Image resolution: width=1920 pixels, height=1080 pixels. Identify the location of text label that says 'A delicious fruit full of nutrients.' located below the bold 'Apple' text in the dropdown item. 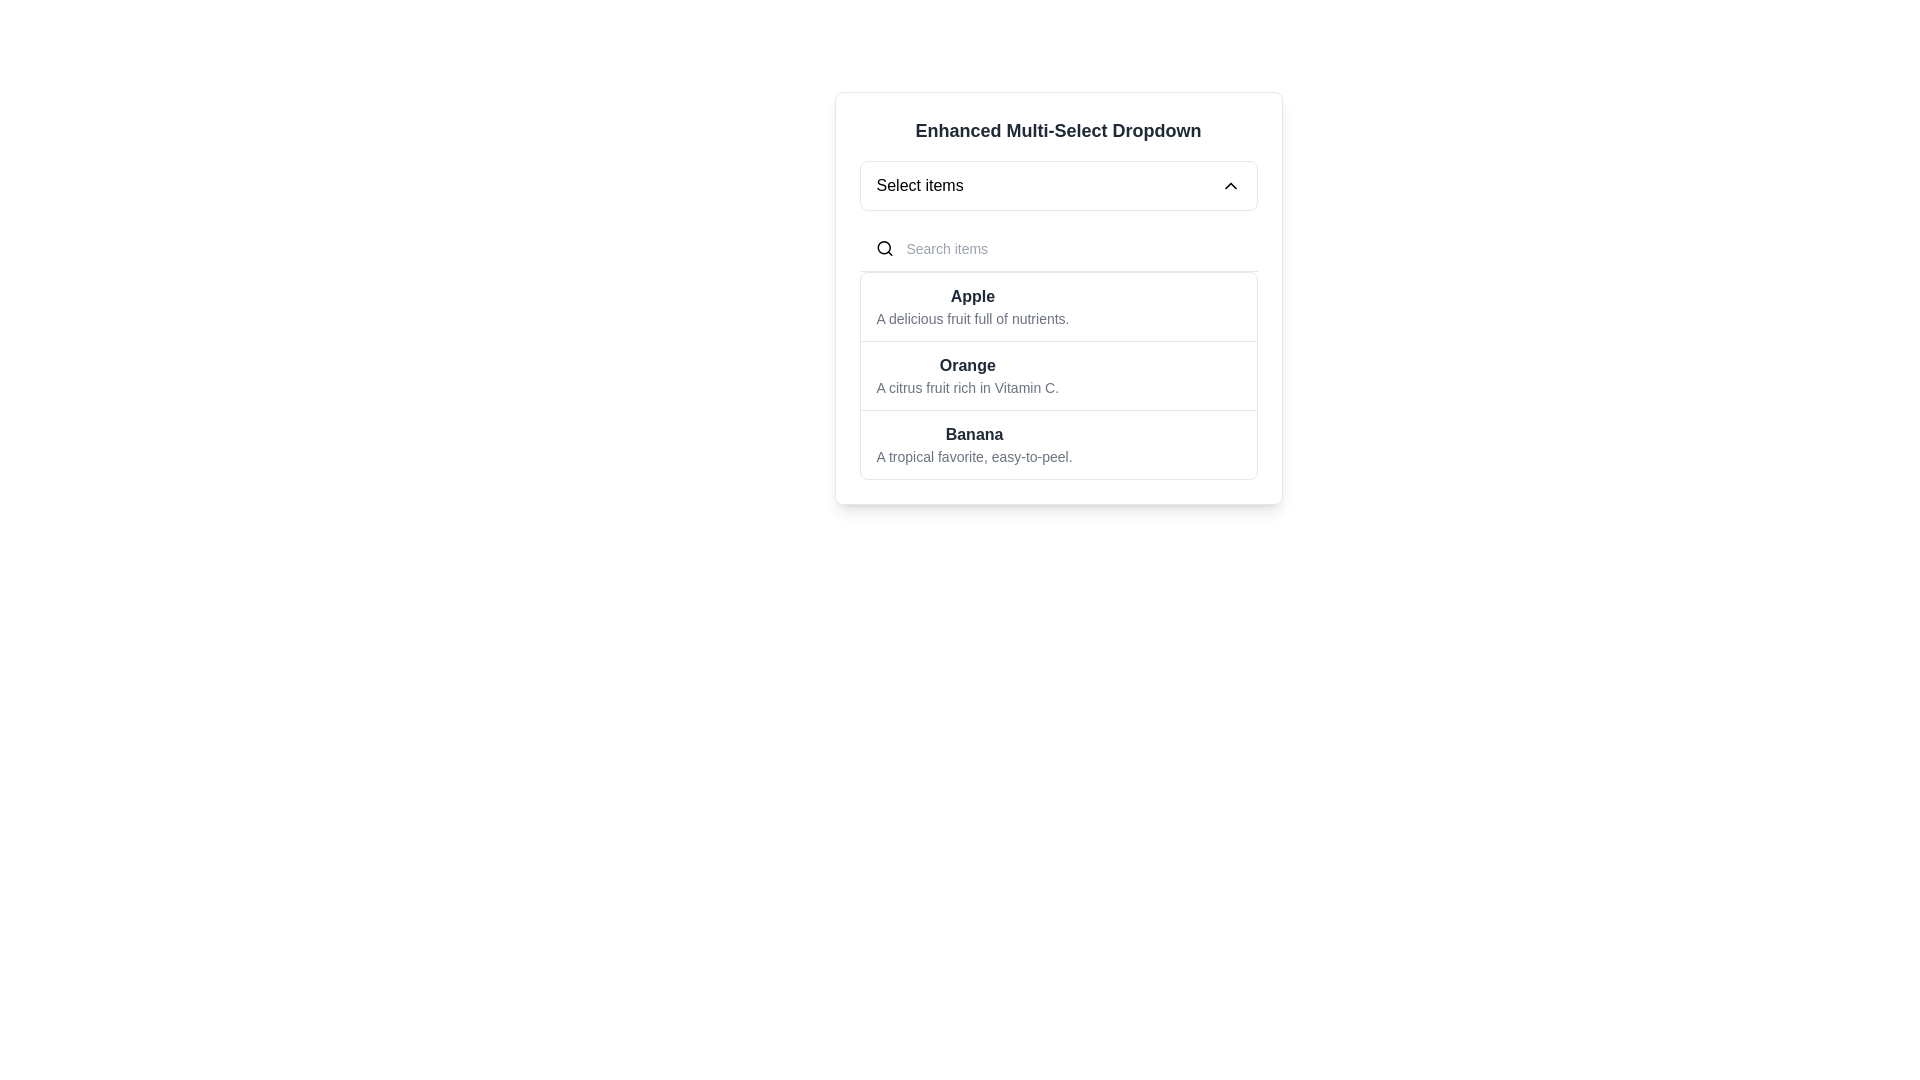
(973, 318).